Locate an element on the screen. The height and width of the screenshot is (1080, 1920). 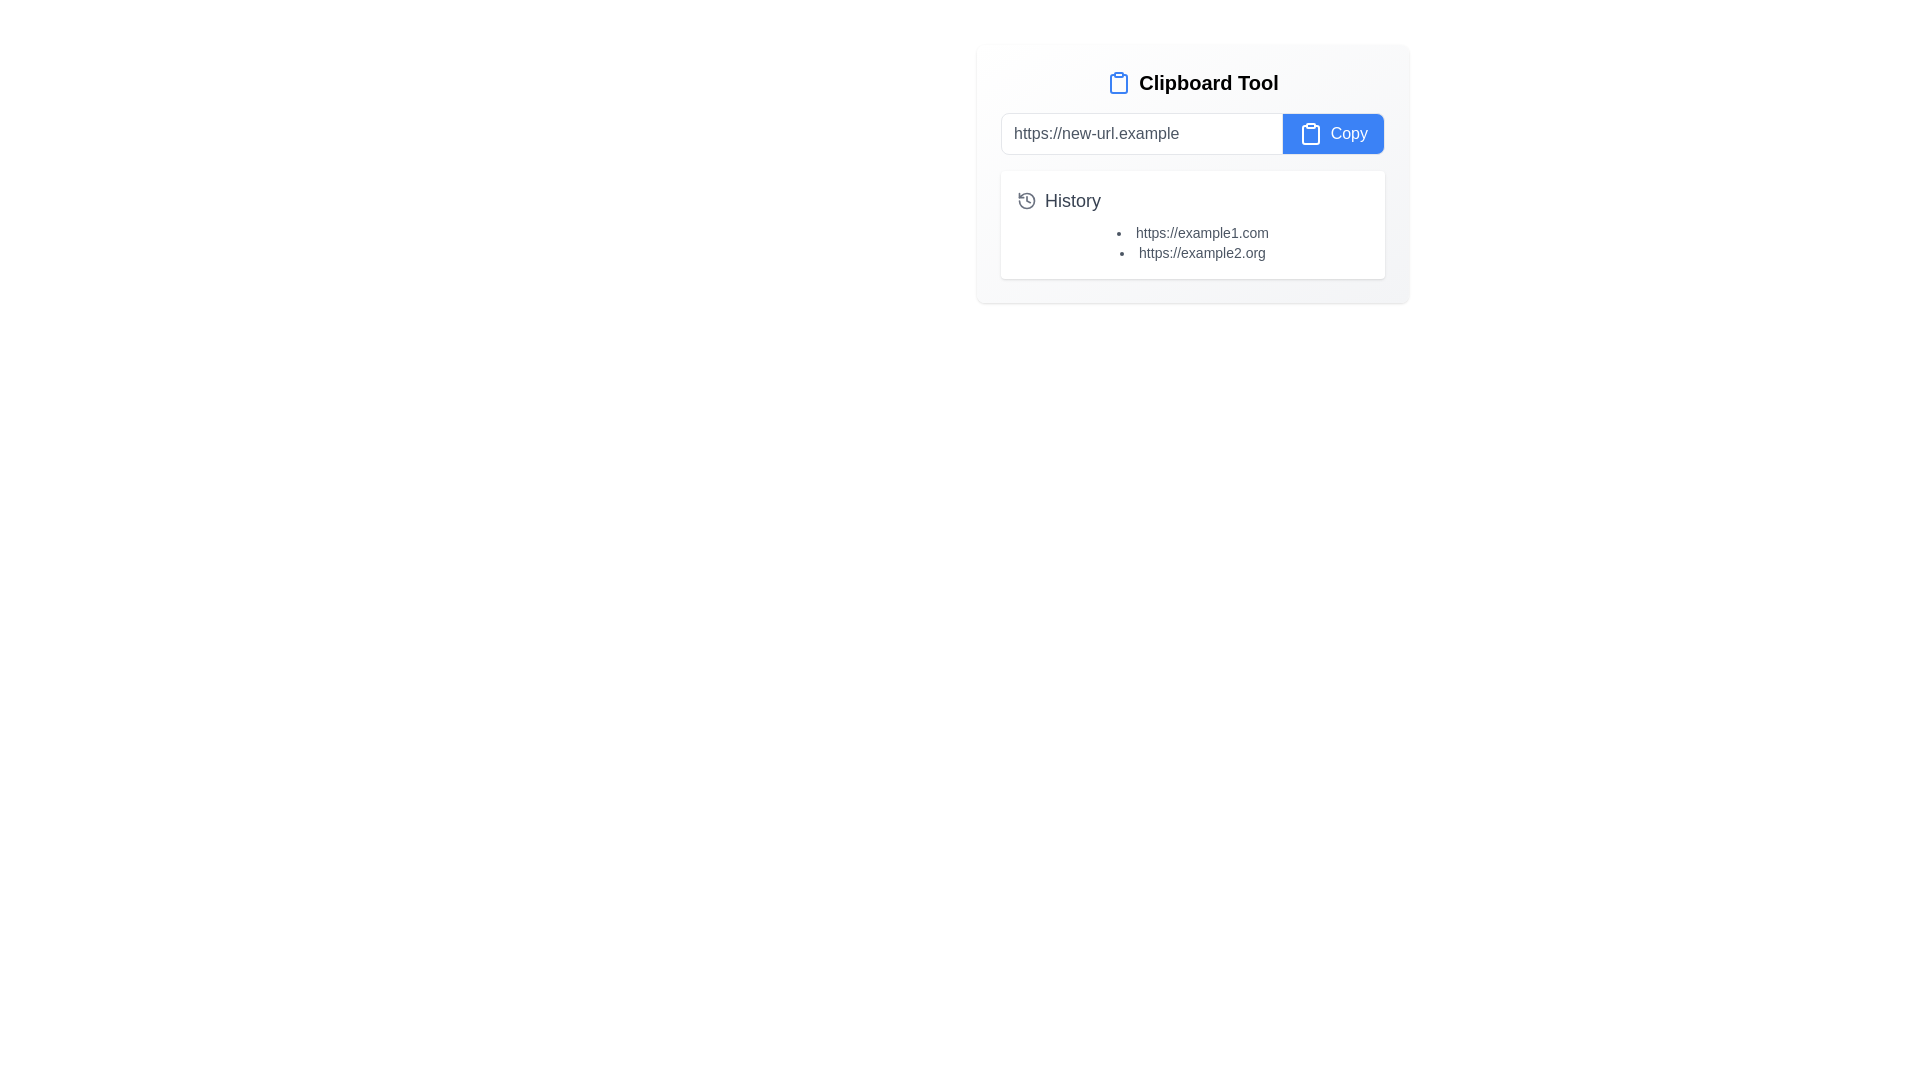
the readonly text input field displaying the URL 'https://new-url.example' is located at coordinates (1141, 134).